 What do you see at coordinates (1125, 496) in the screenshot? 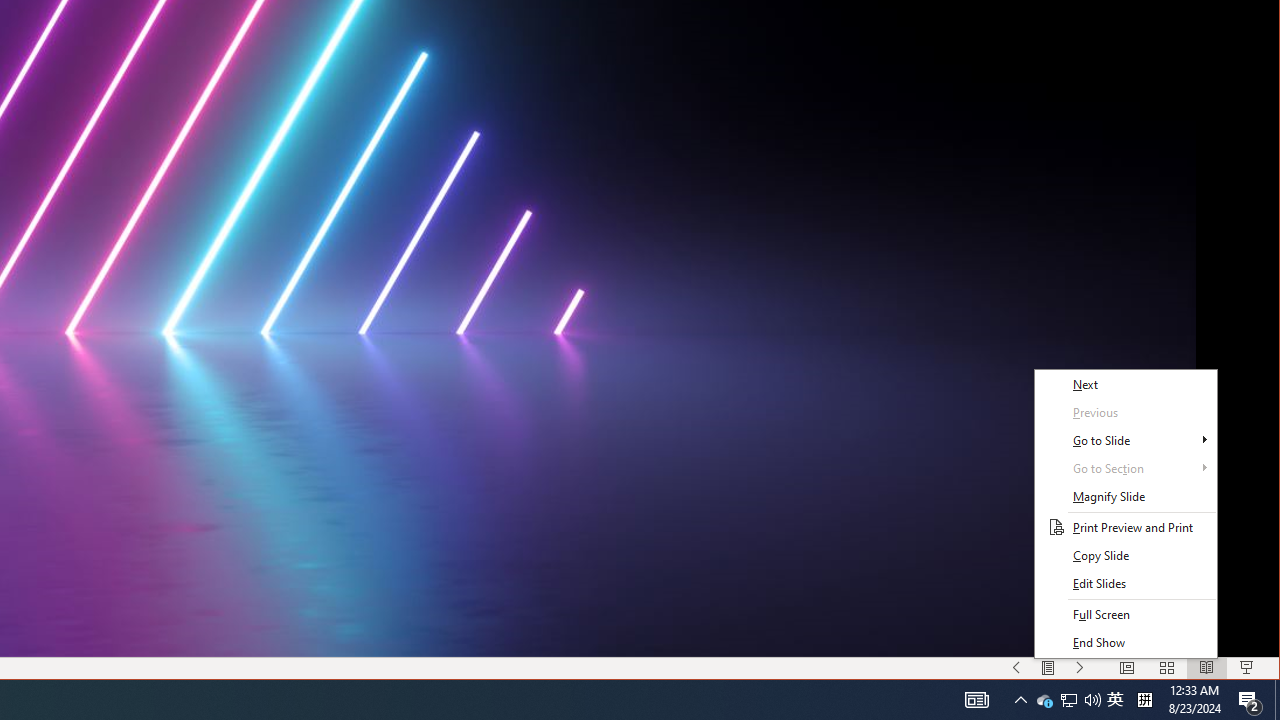
I see `'Magnify Slide'` at bounding box center [1125, 496].